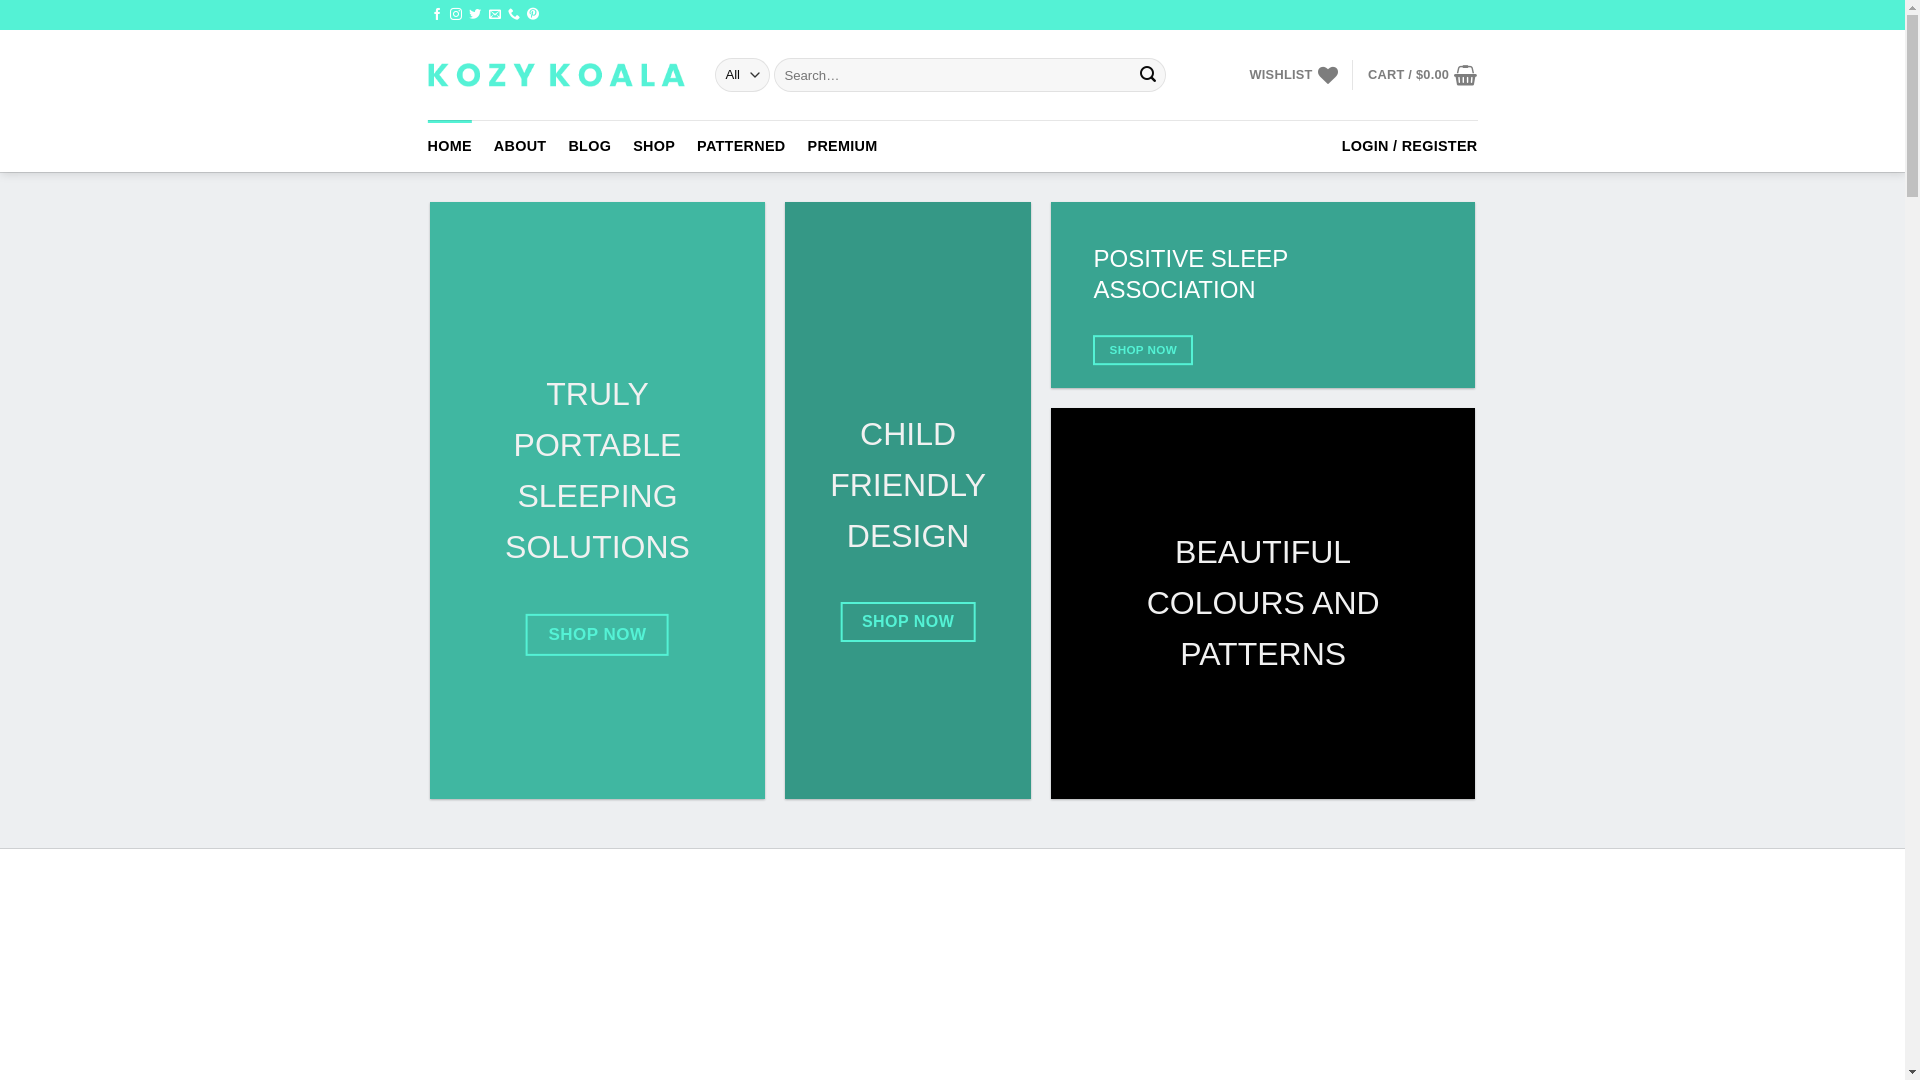 This screenshot has width=1920, height=1080. What do you see at coordinates (494, 15) in the screenshot?
I see `'Send us an email'` at bounding box center [494, 15].